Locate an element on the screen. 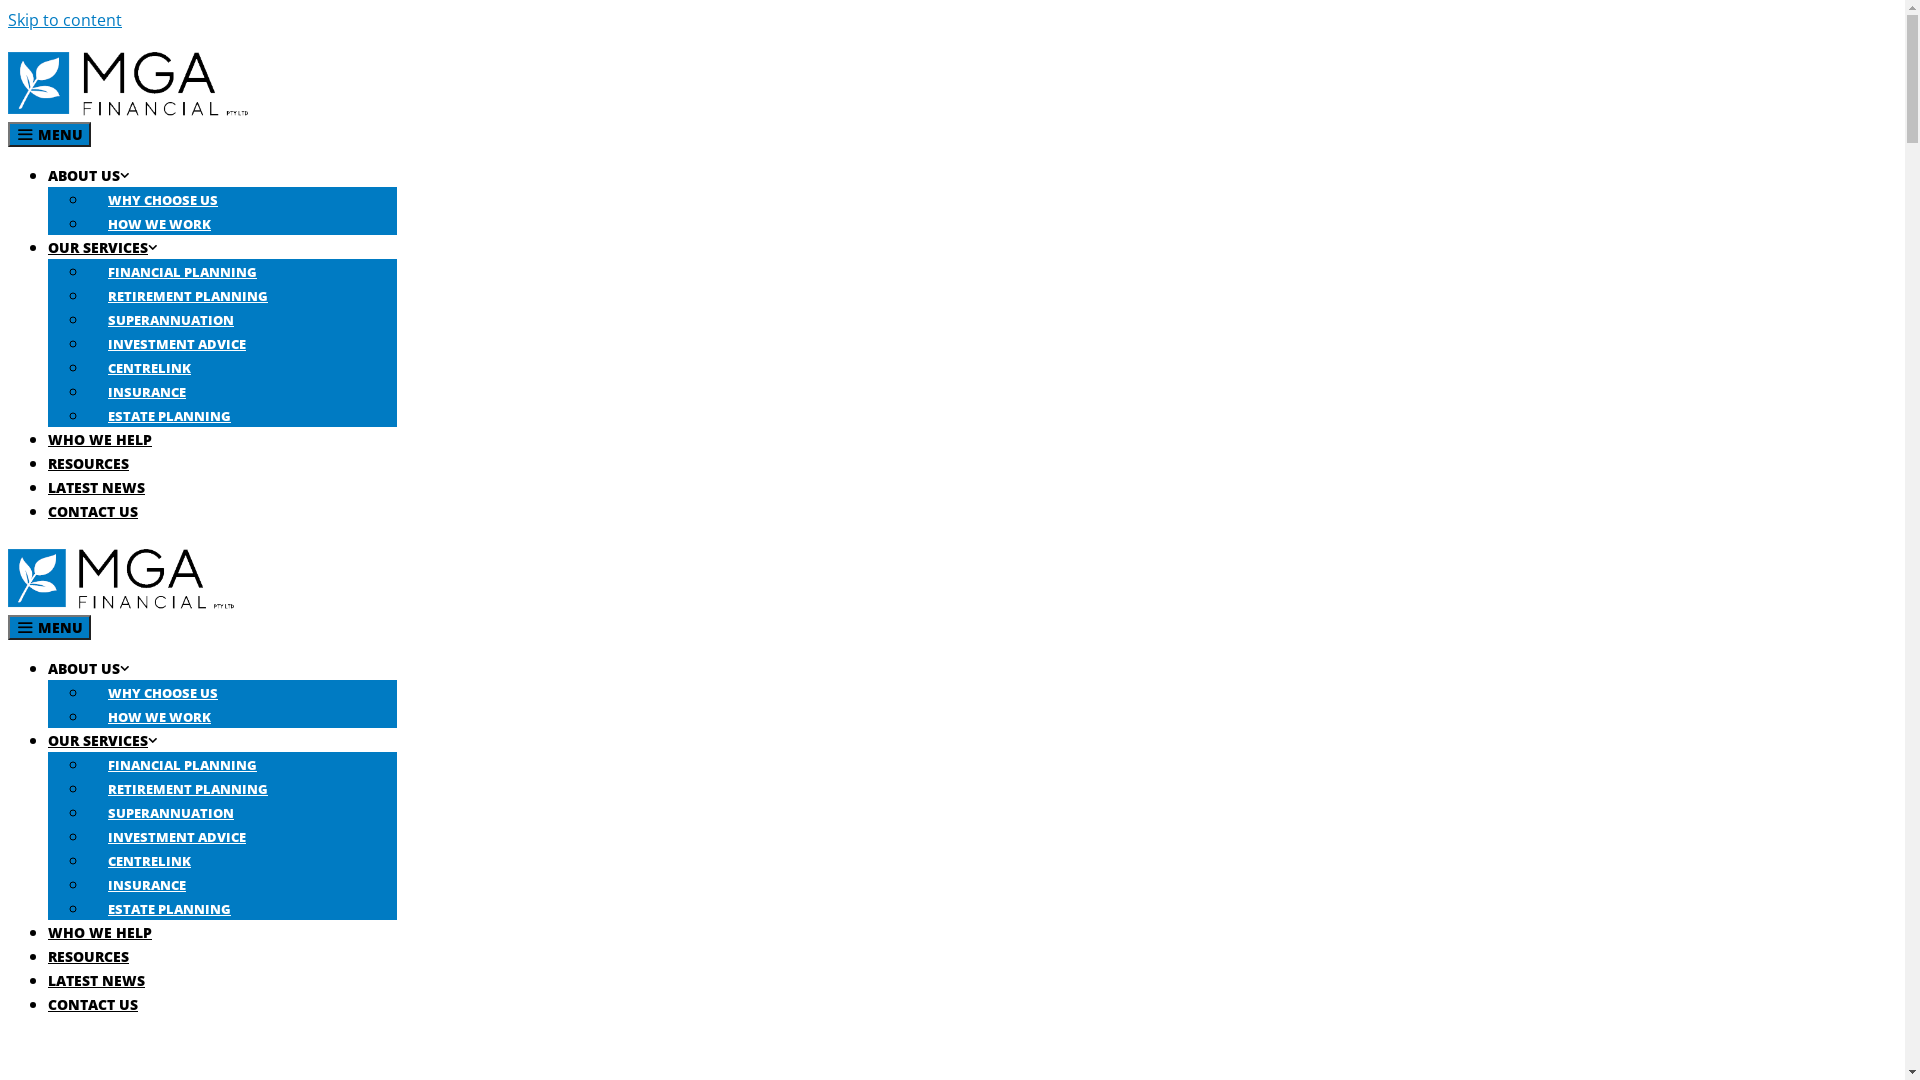  'HOW WE WORK' is located at coordinates (158, 223).